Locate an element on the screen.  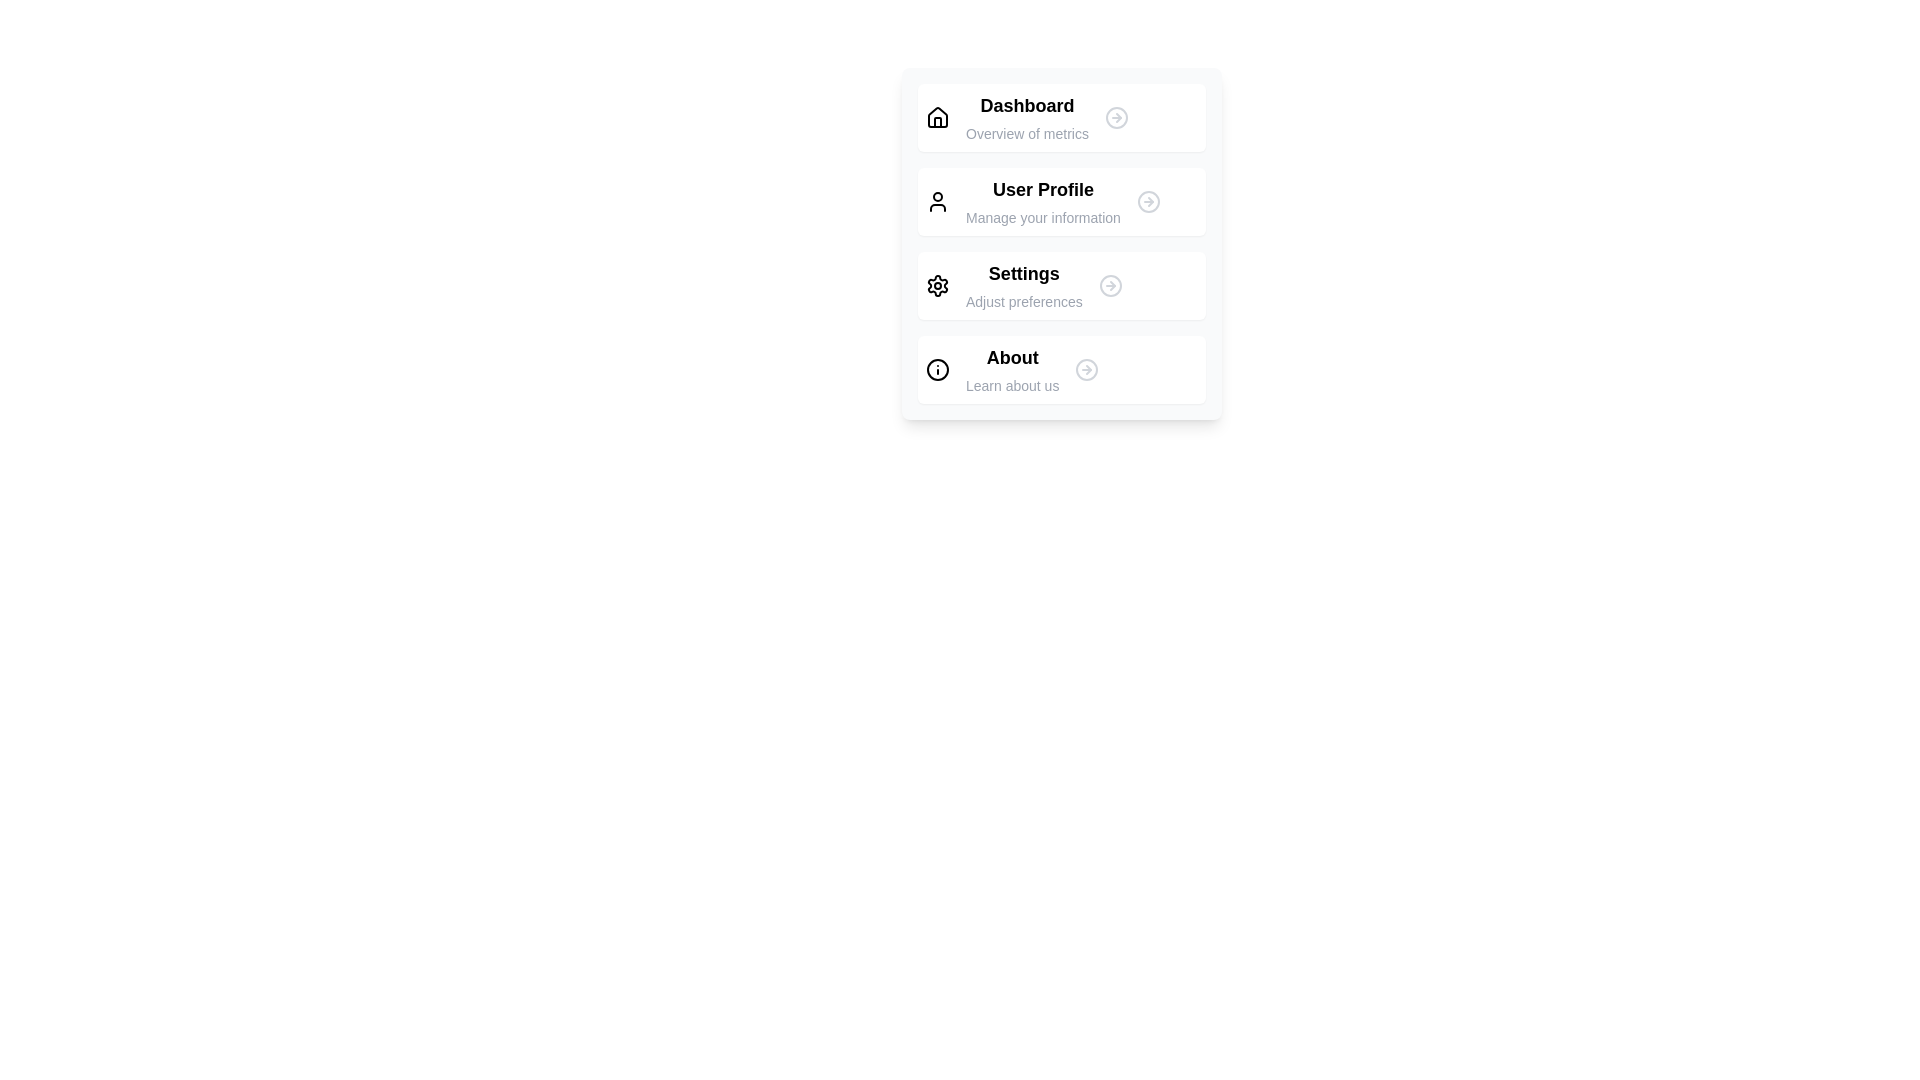
the 'Arrow in a Circle' icon located at the far right of the 'Dashboard' menu option, which is styled in gray tones is located at coordinates (1115, 118).